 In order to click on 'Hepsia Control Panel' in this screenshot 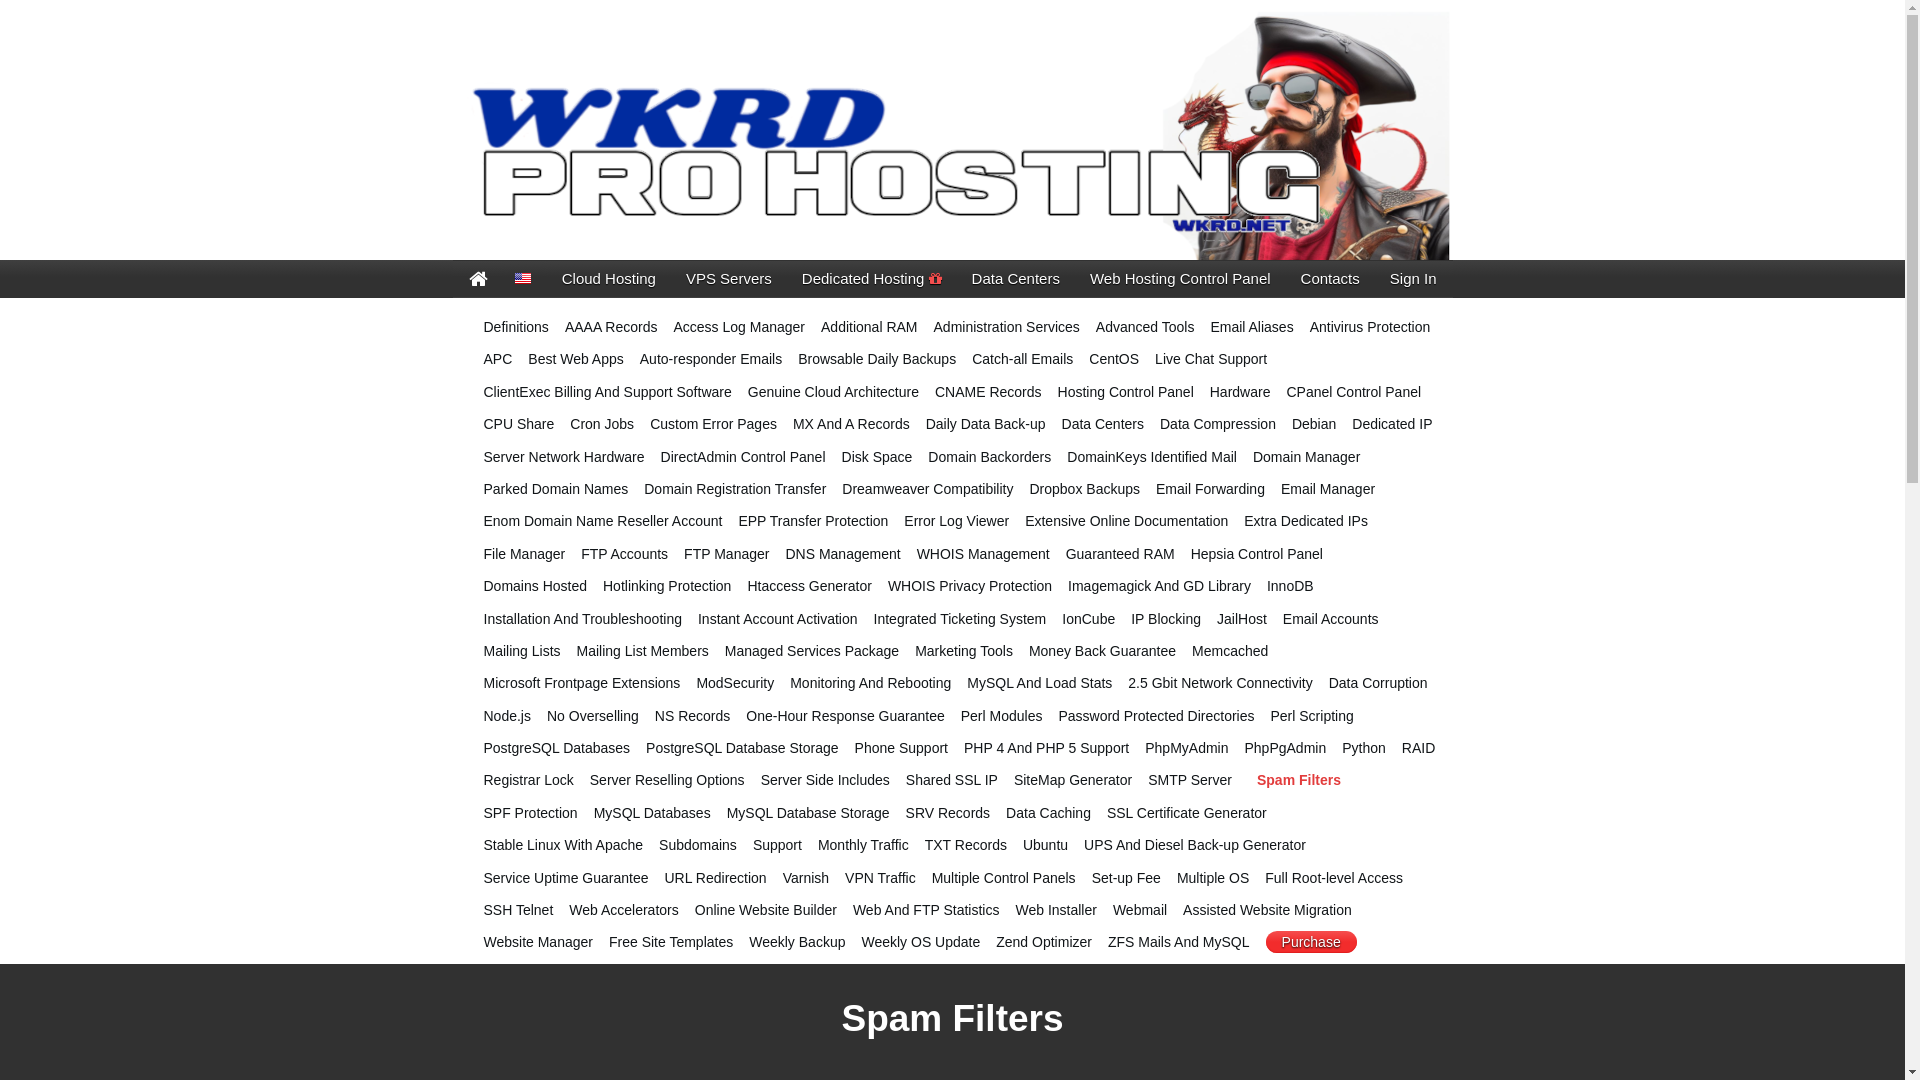, I will do `click(1190, 554)`.